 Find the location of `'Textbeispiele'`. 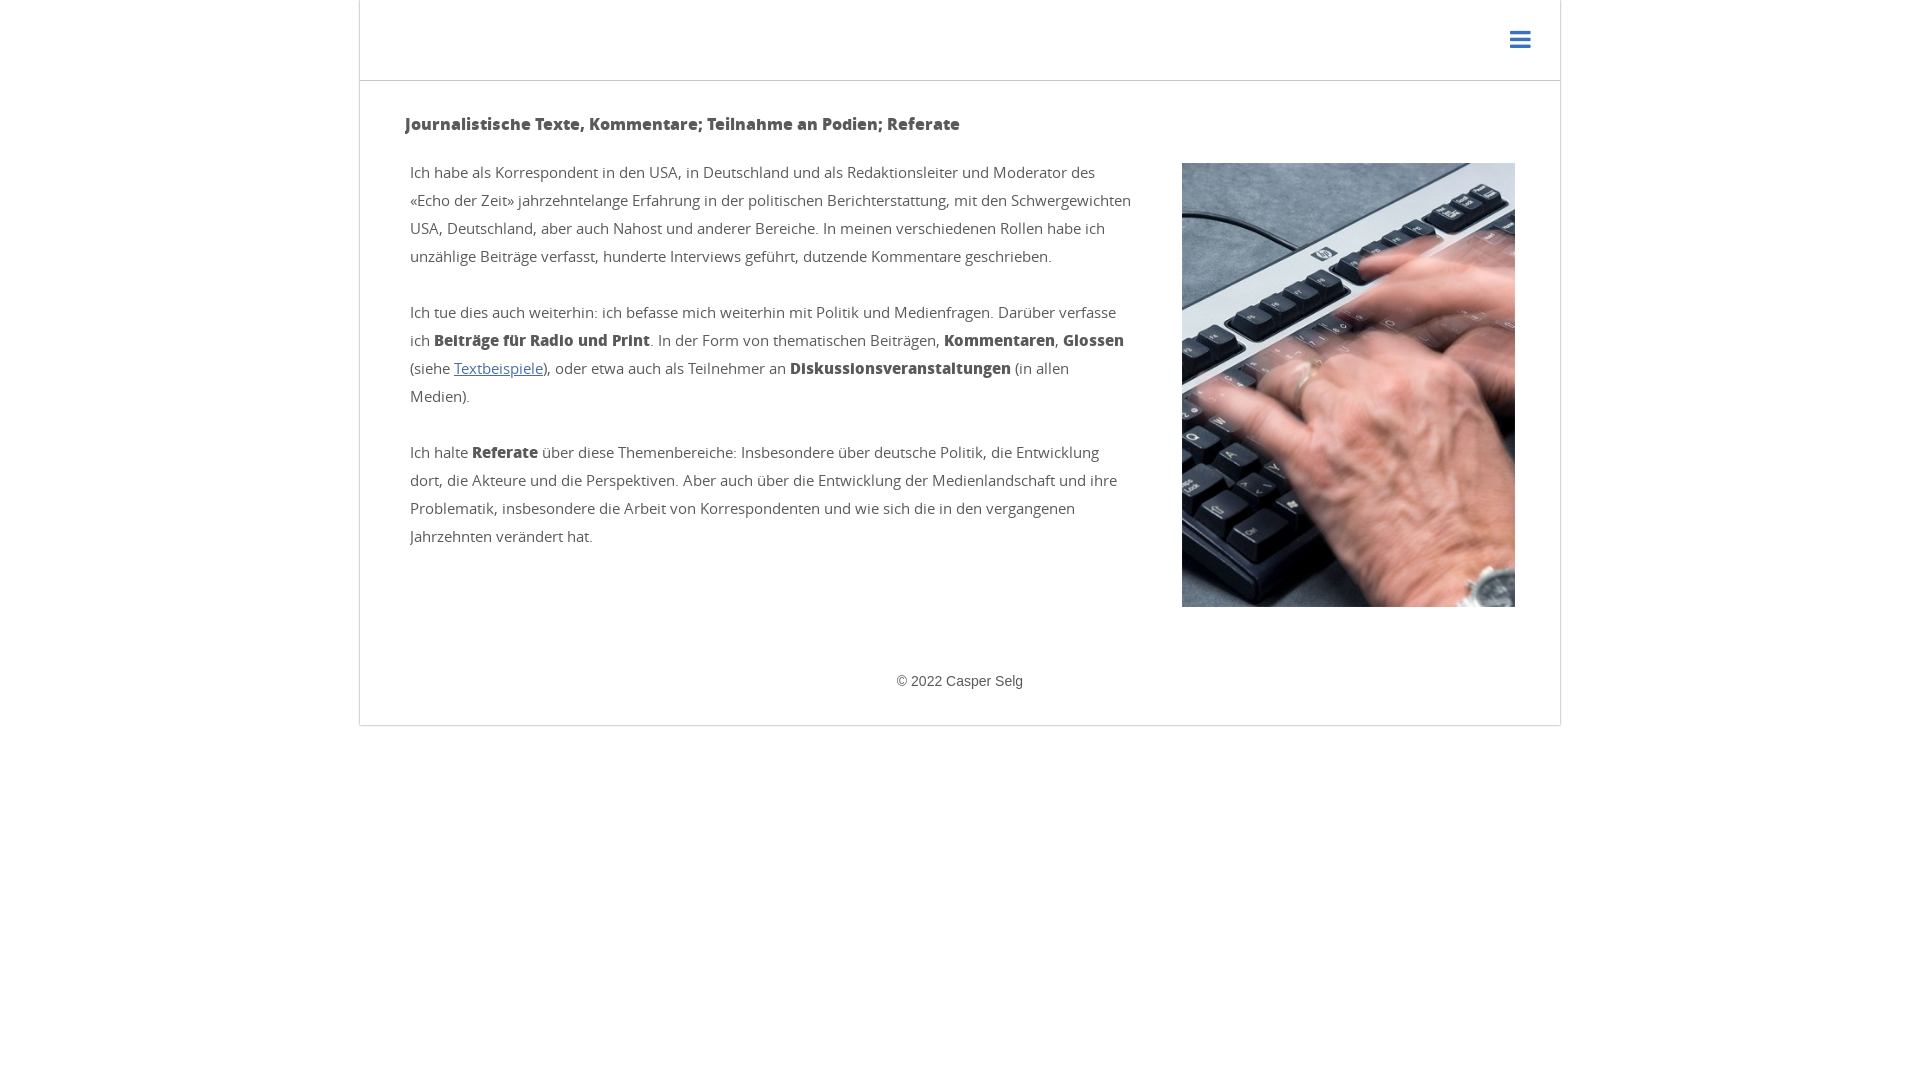

'Textbeispiele' is located at coordinates (498, 367).